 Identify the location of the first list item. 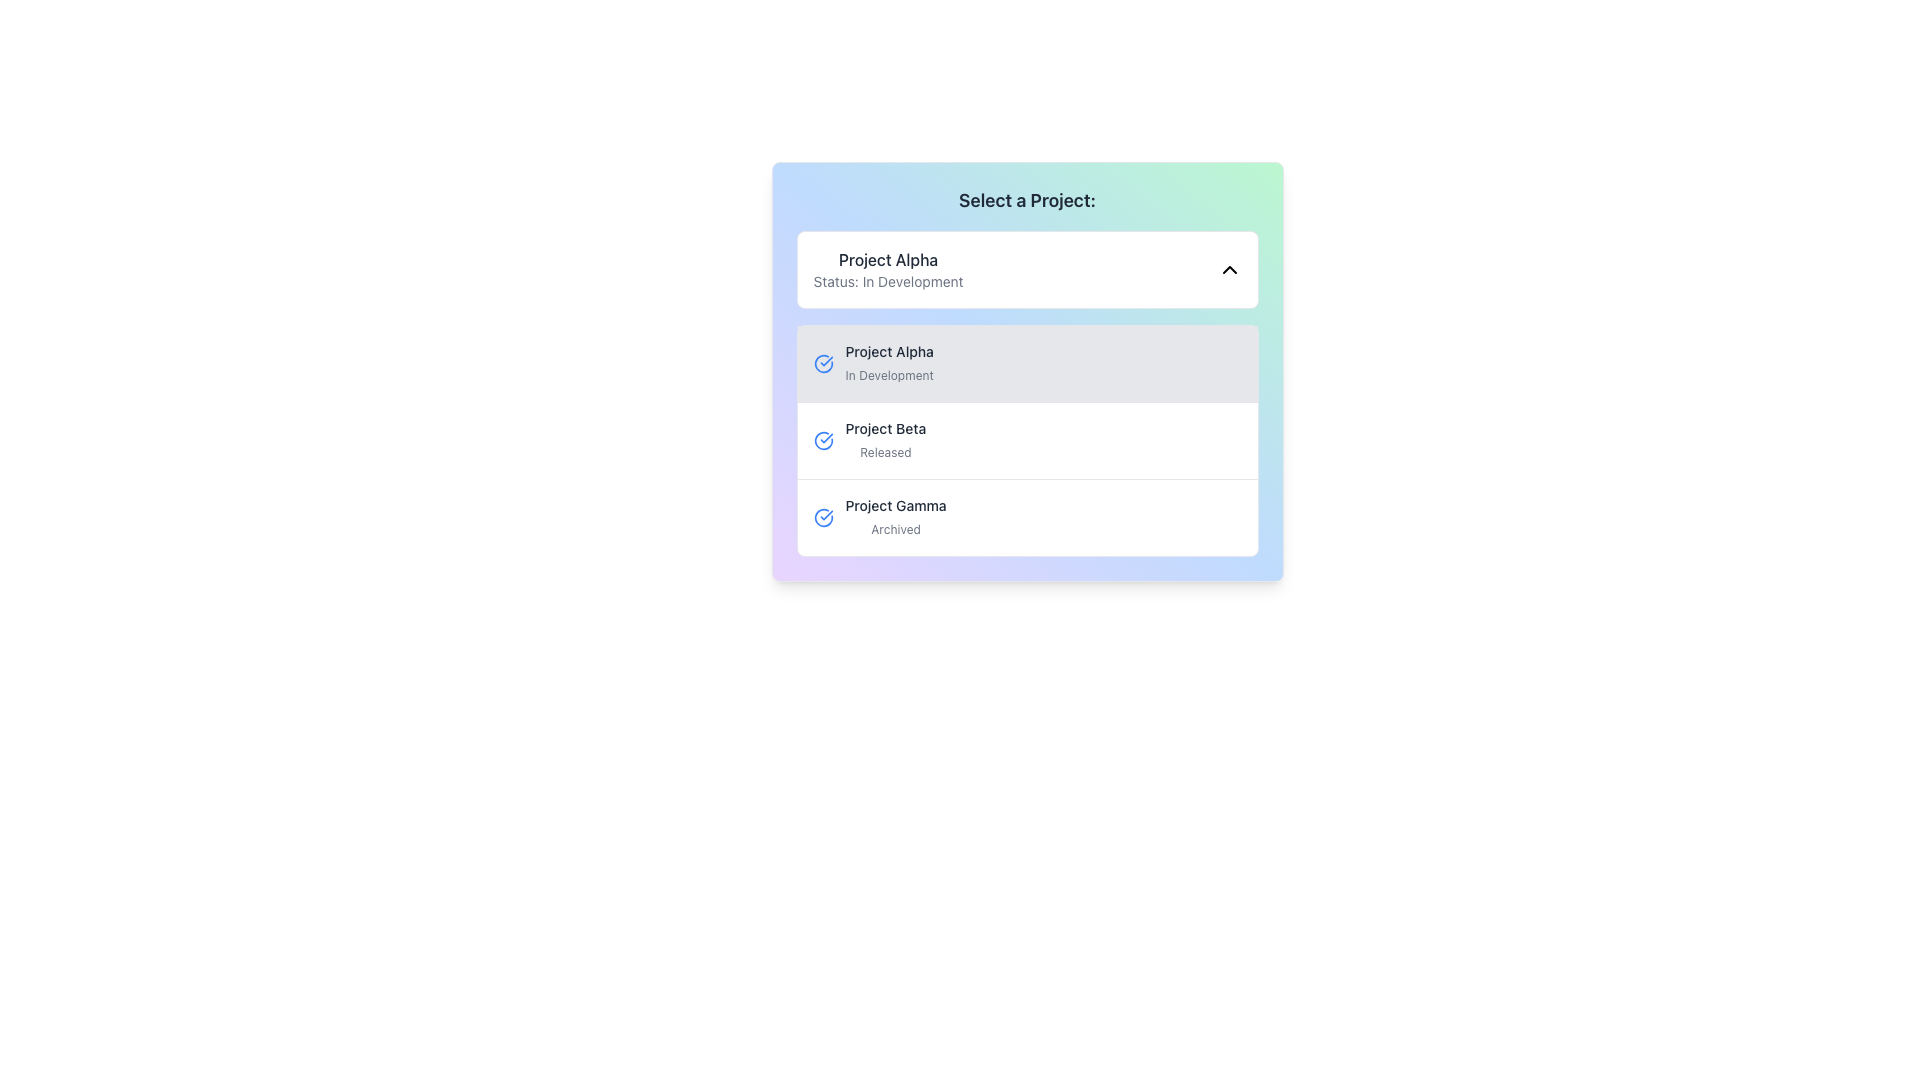
(1027, 371).